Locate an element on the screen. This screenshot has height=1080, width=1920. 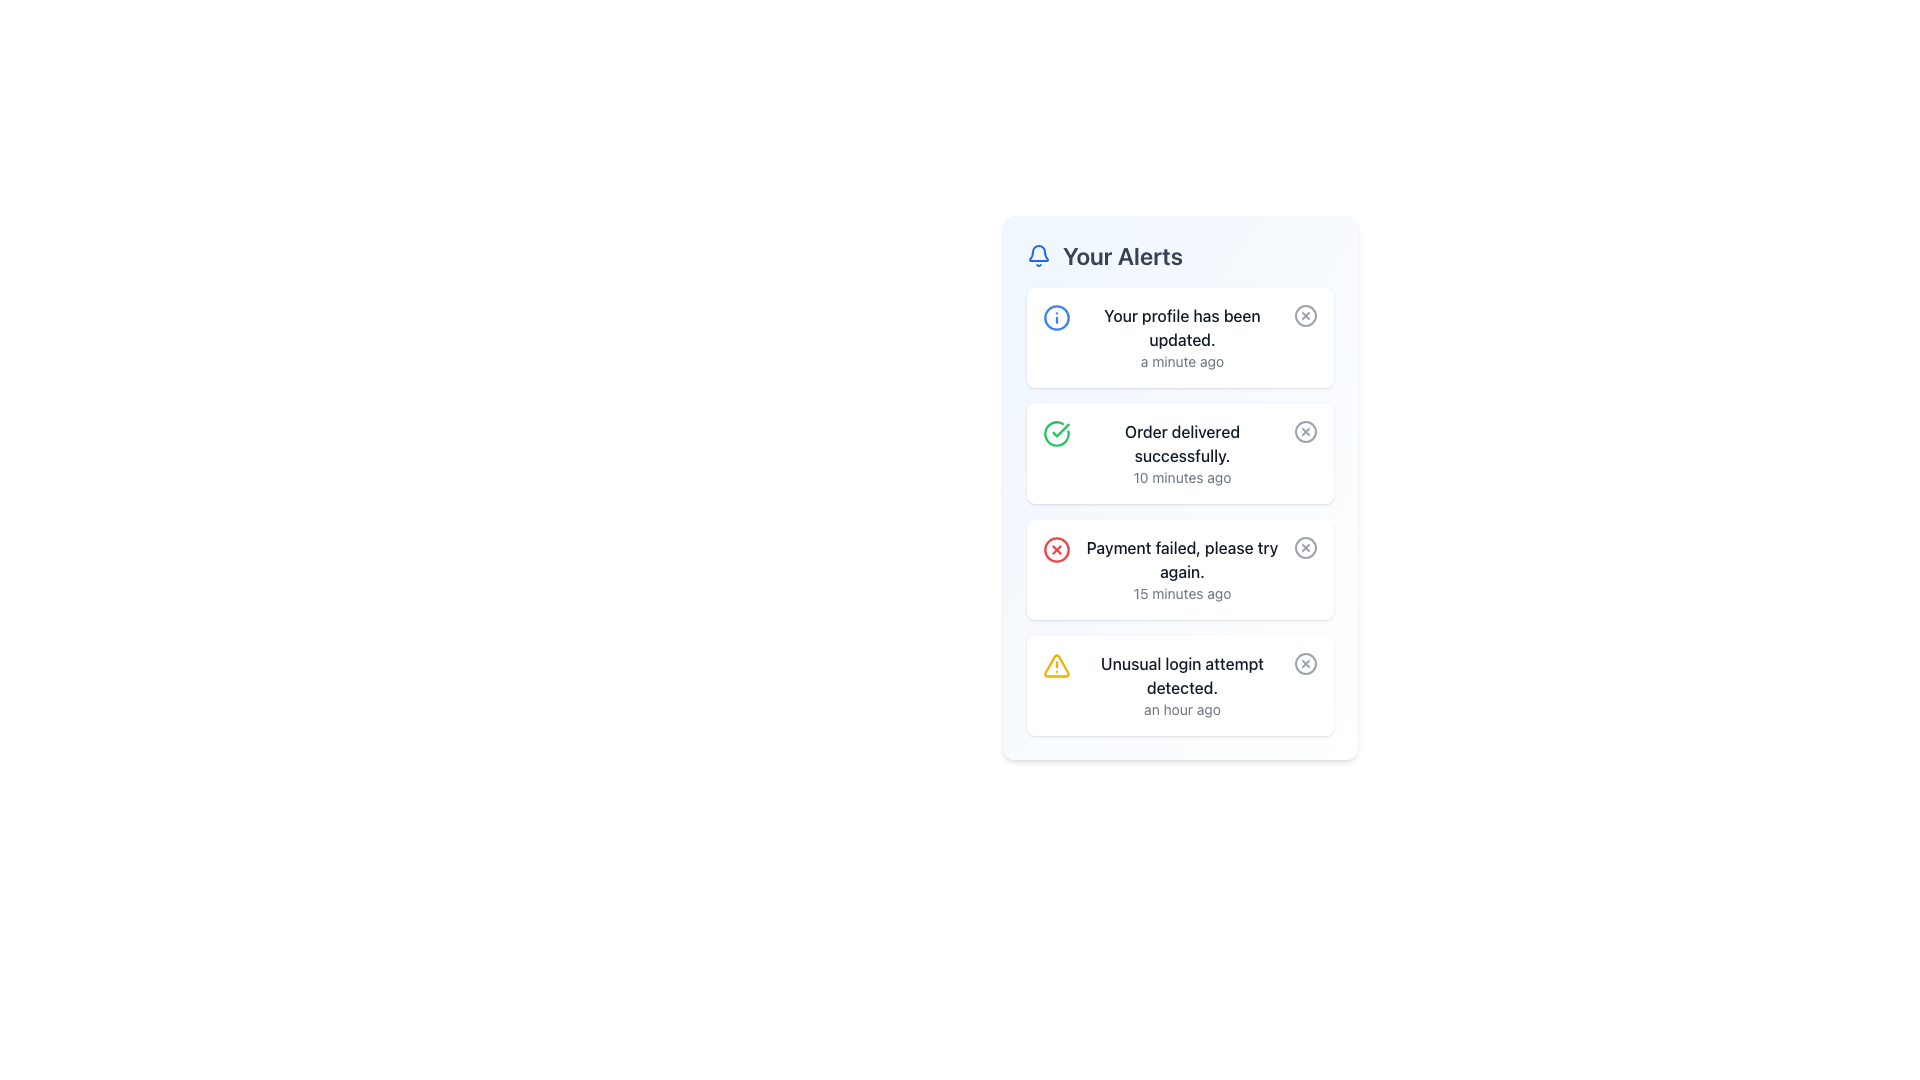
notification detail from the Text Block element that indicates 'Order delivered successfully.' and '10 minutes ago' is located at coordinates (1182, 454).